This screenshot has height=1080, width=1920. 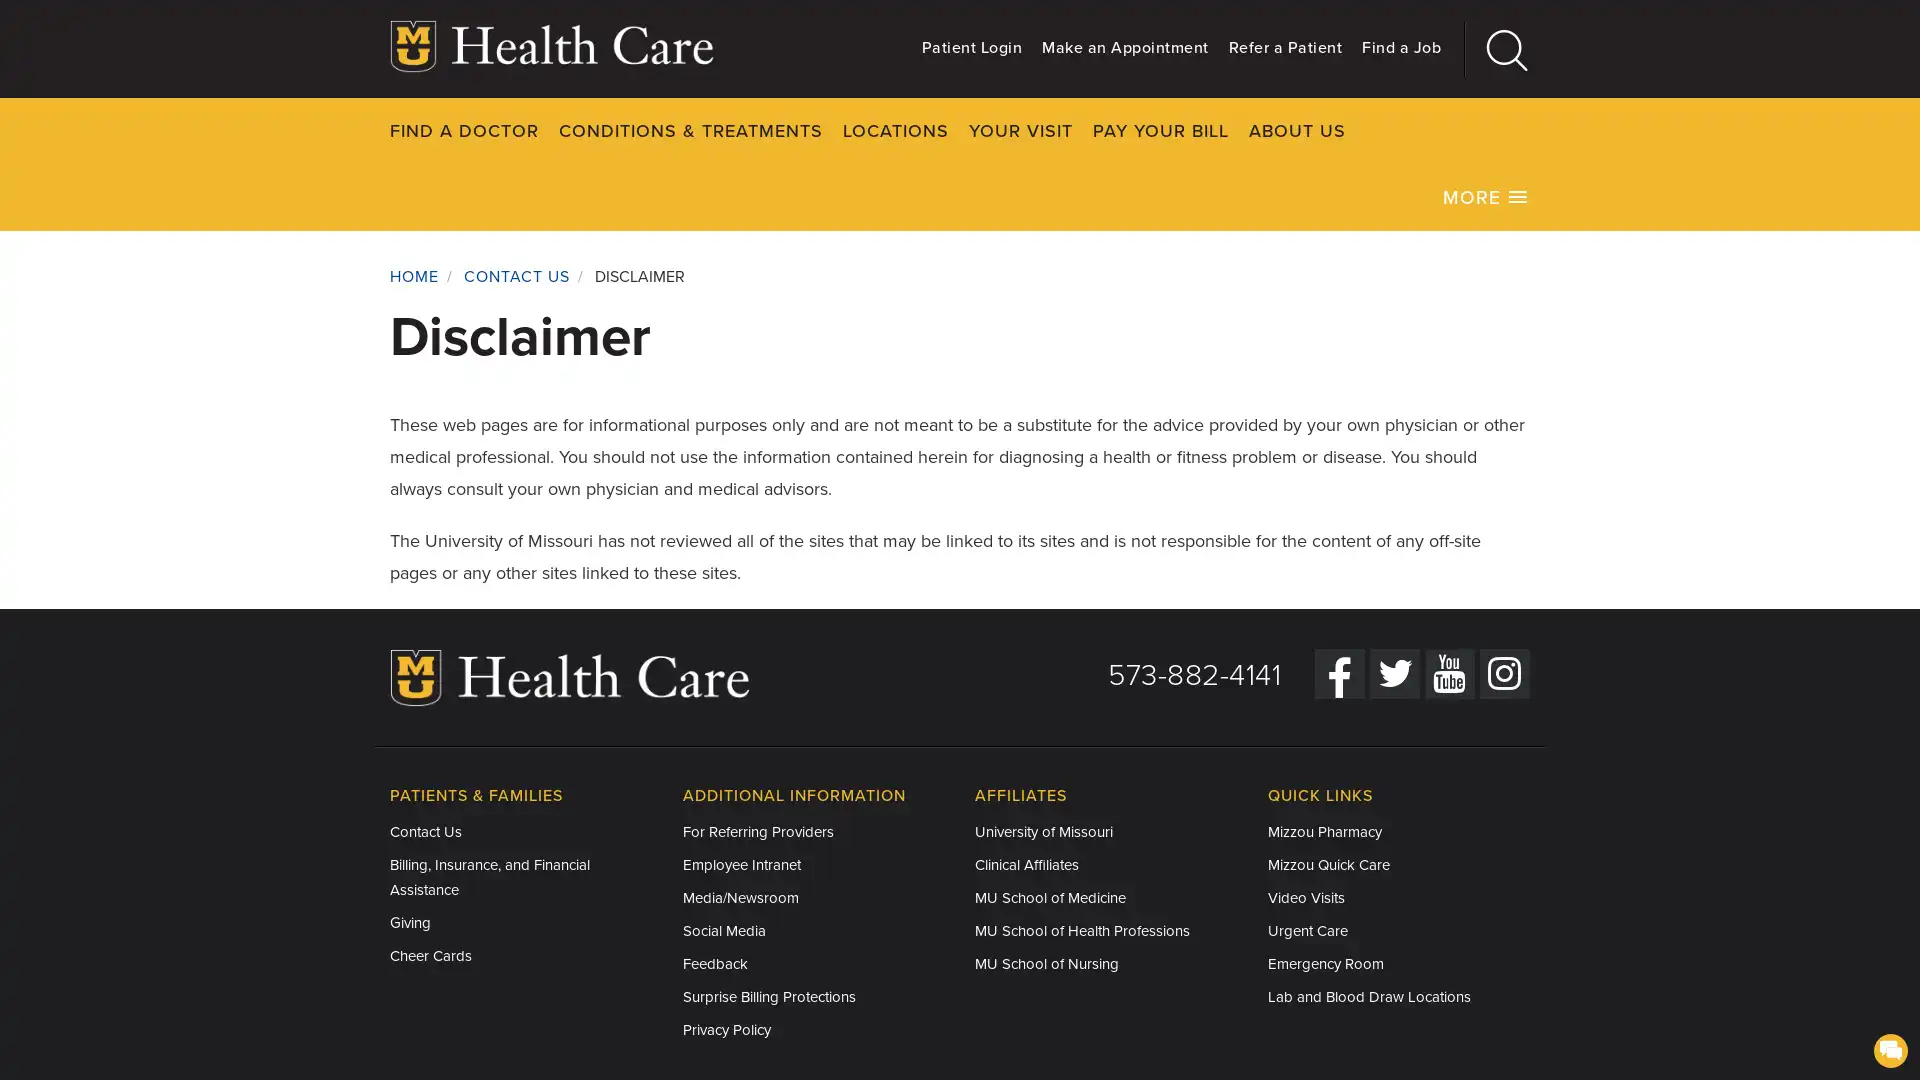 I want to click on CLOSE, so click(x=1589, y=130).